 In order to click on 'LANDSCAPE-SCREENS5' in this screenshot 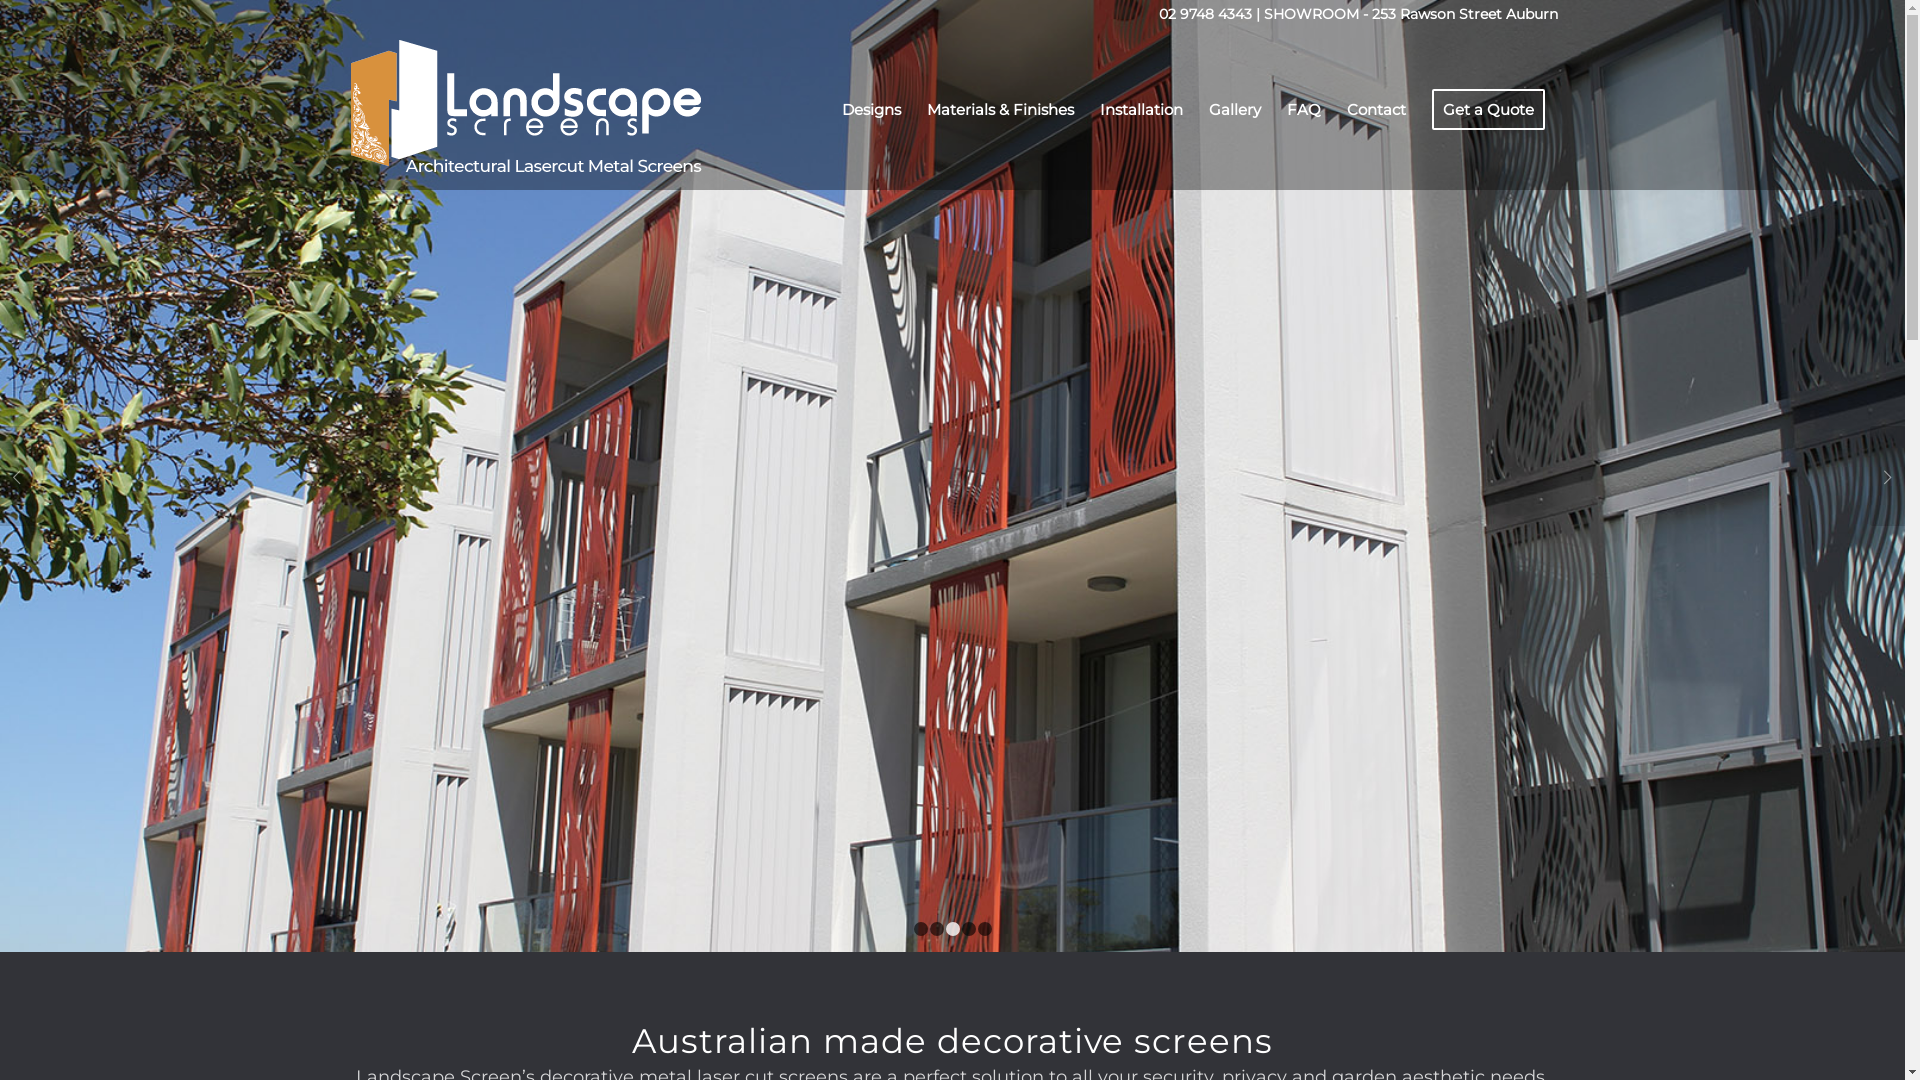, I will do `click(951, 476)`.